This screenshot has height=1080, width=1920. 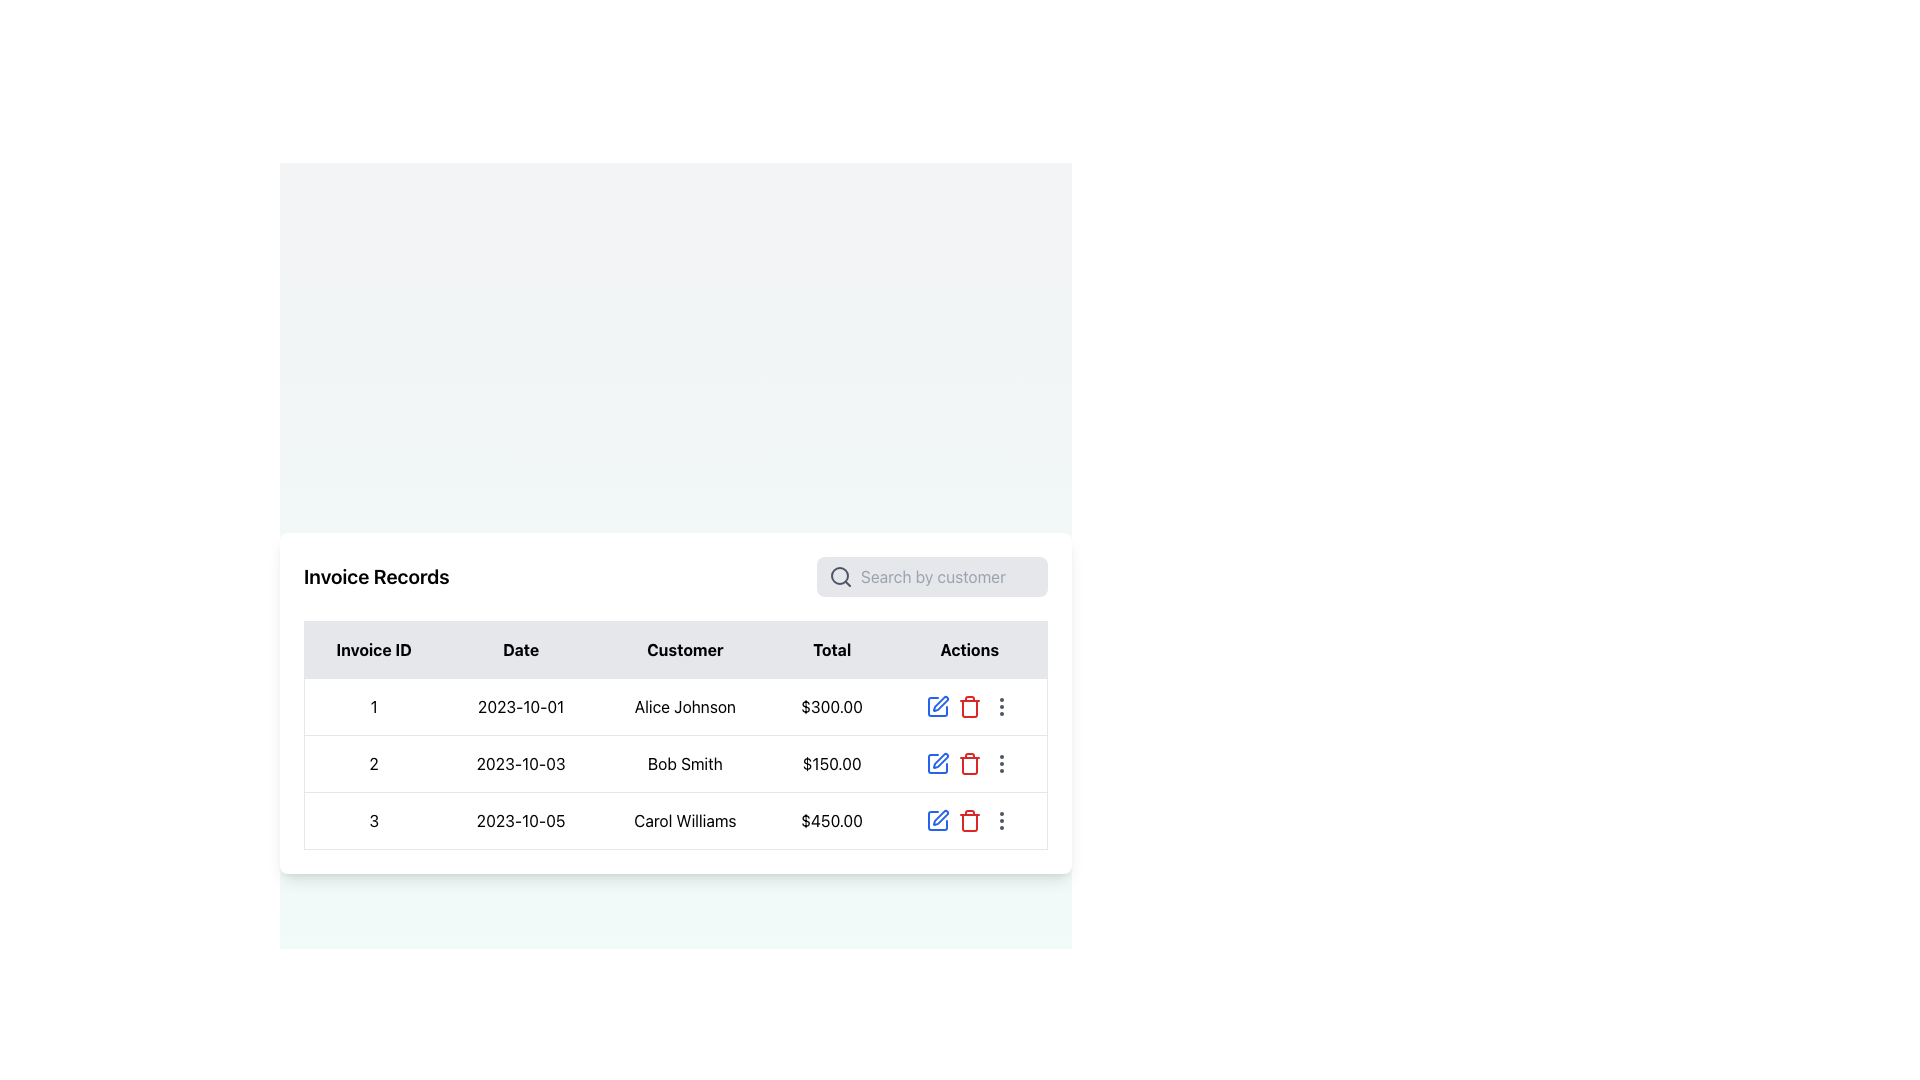 What do you see at coordinates (374, 820) in the screenshot?
I see `the numeral '3' text label representing the Invoice ID for the third item in the 'Invoice Records' table` at bounding box center [374, 820].